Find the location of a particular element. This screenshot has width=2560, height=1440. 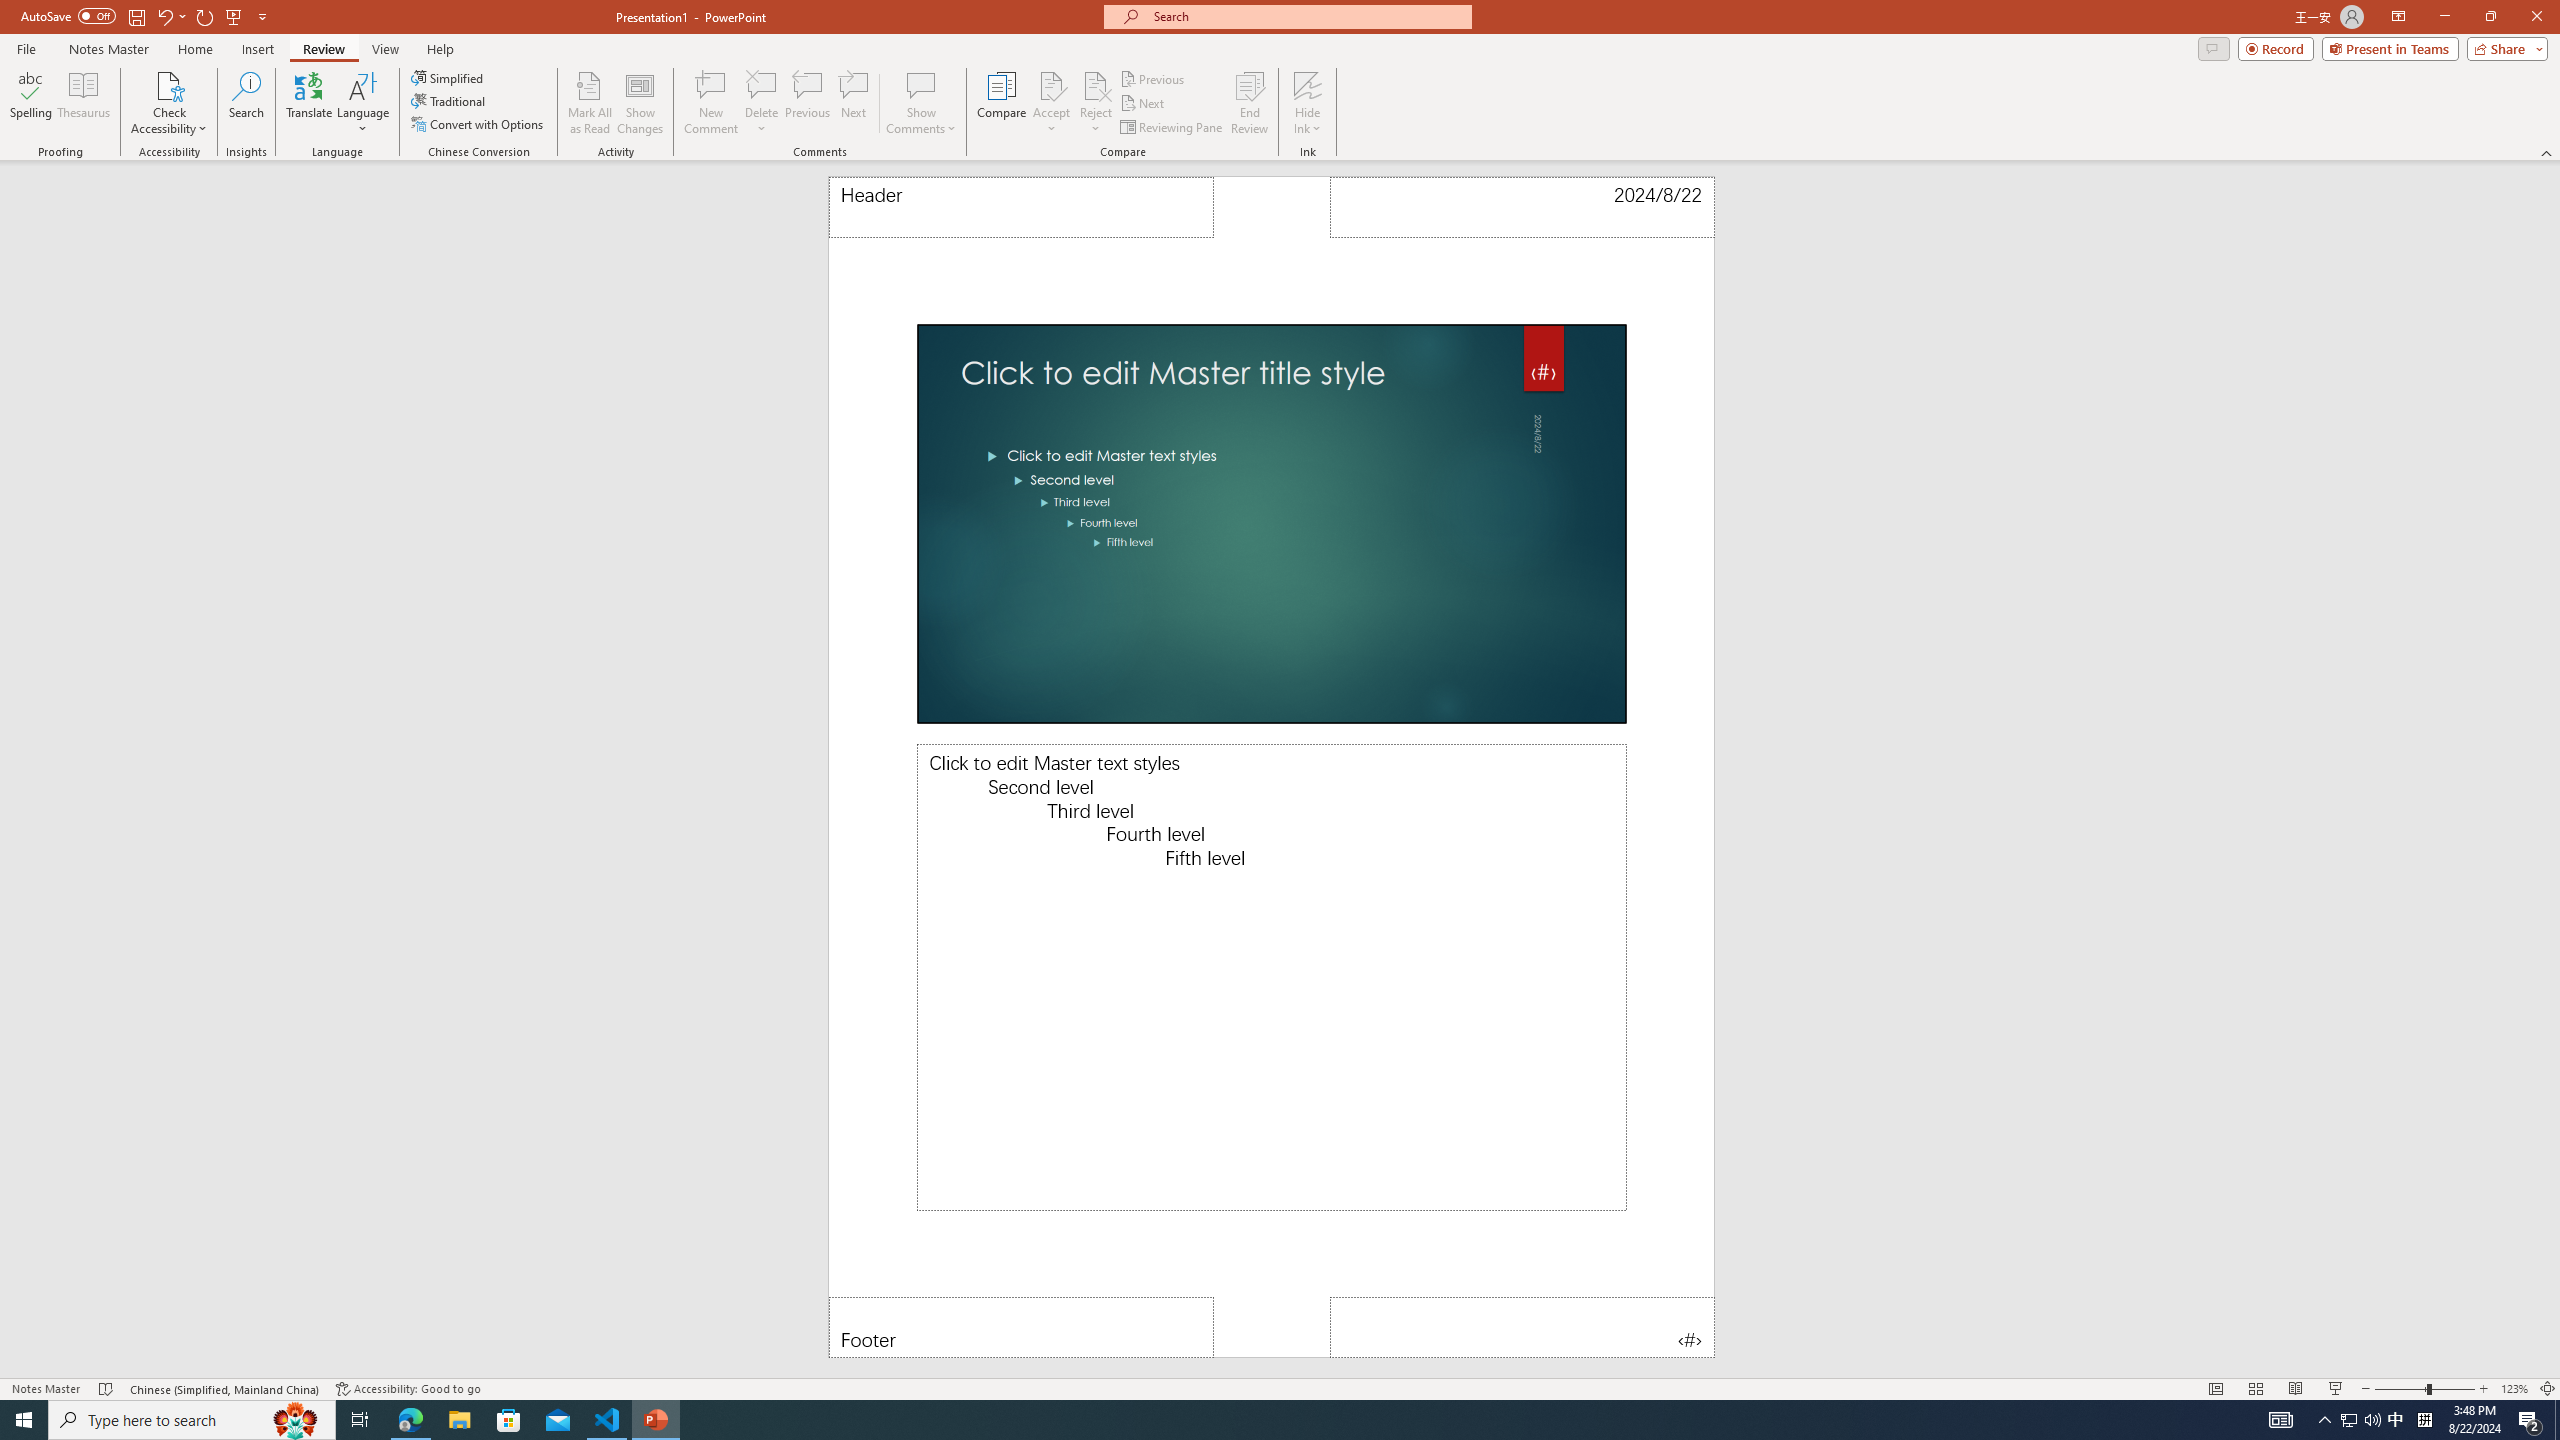

'Zoom 123%' is located at coordinates (2515, 1389).